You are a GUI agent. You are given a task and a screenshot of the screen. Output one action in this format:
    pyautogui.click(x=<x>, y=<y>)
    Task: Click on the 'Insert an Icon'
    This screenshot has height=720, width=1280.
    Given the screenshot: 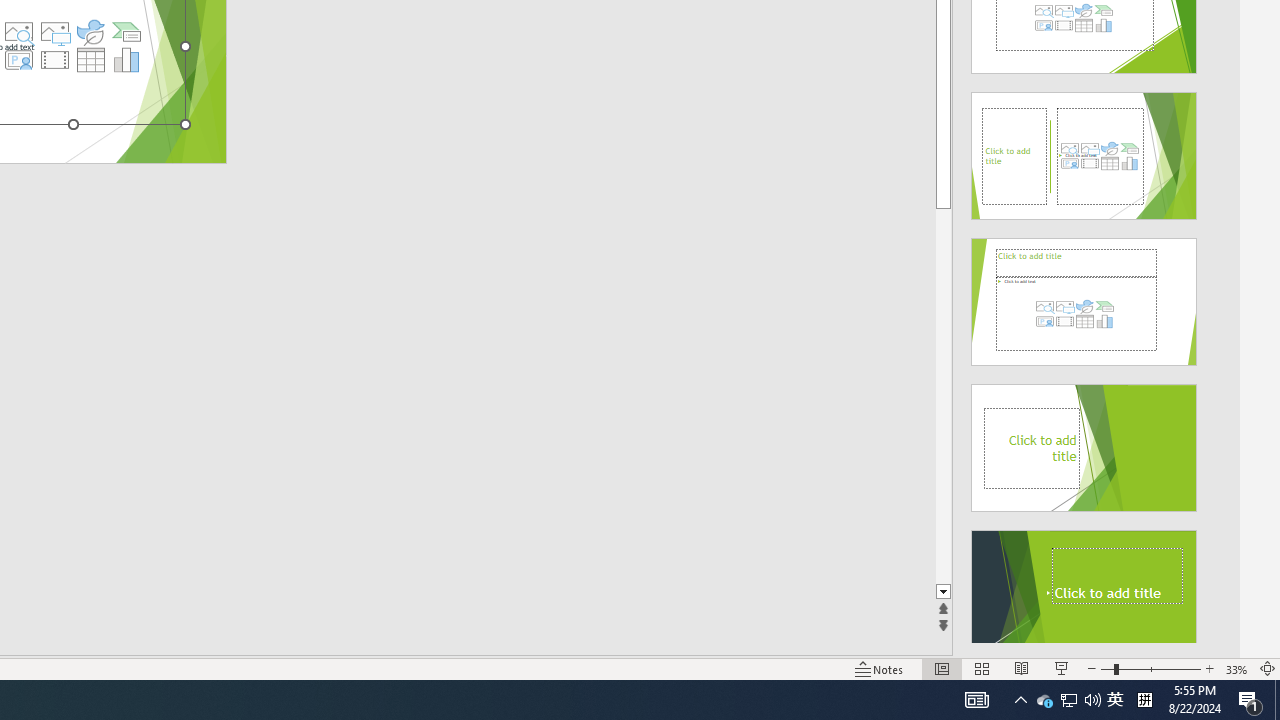 What is the action you would take?
    pyautogui.click(x=90, y=32)
    